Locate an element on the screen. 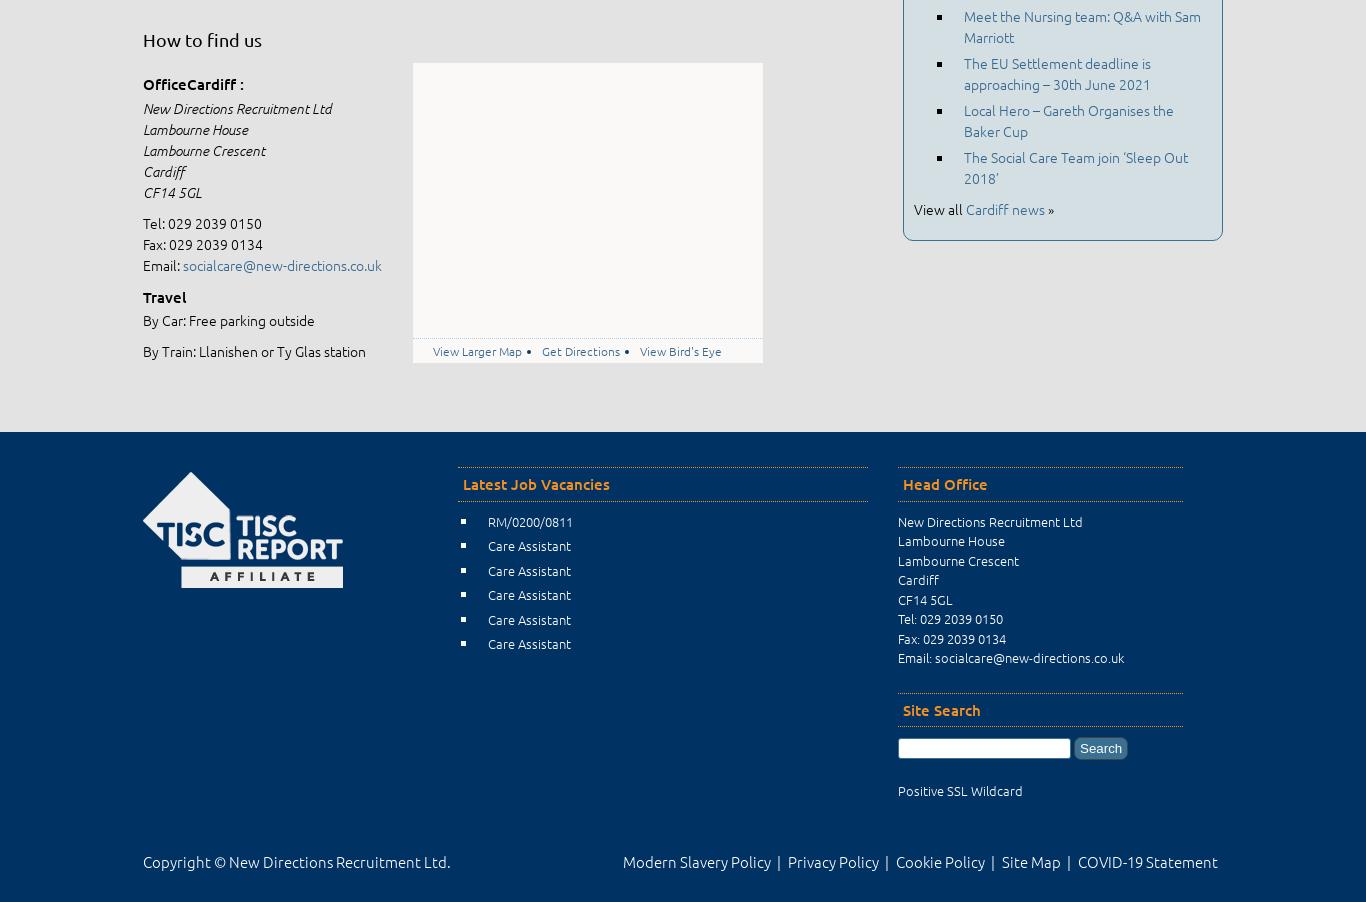  'Get Directions' is located at coordinates (579, 349).